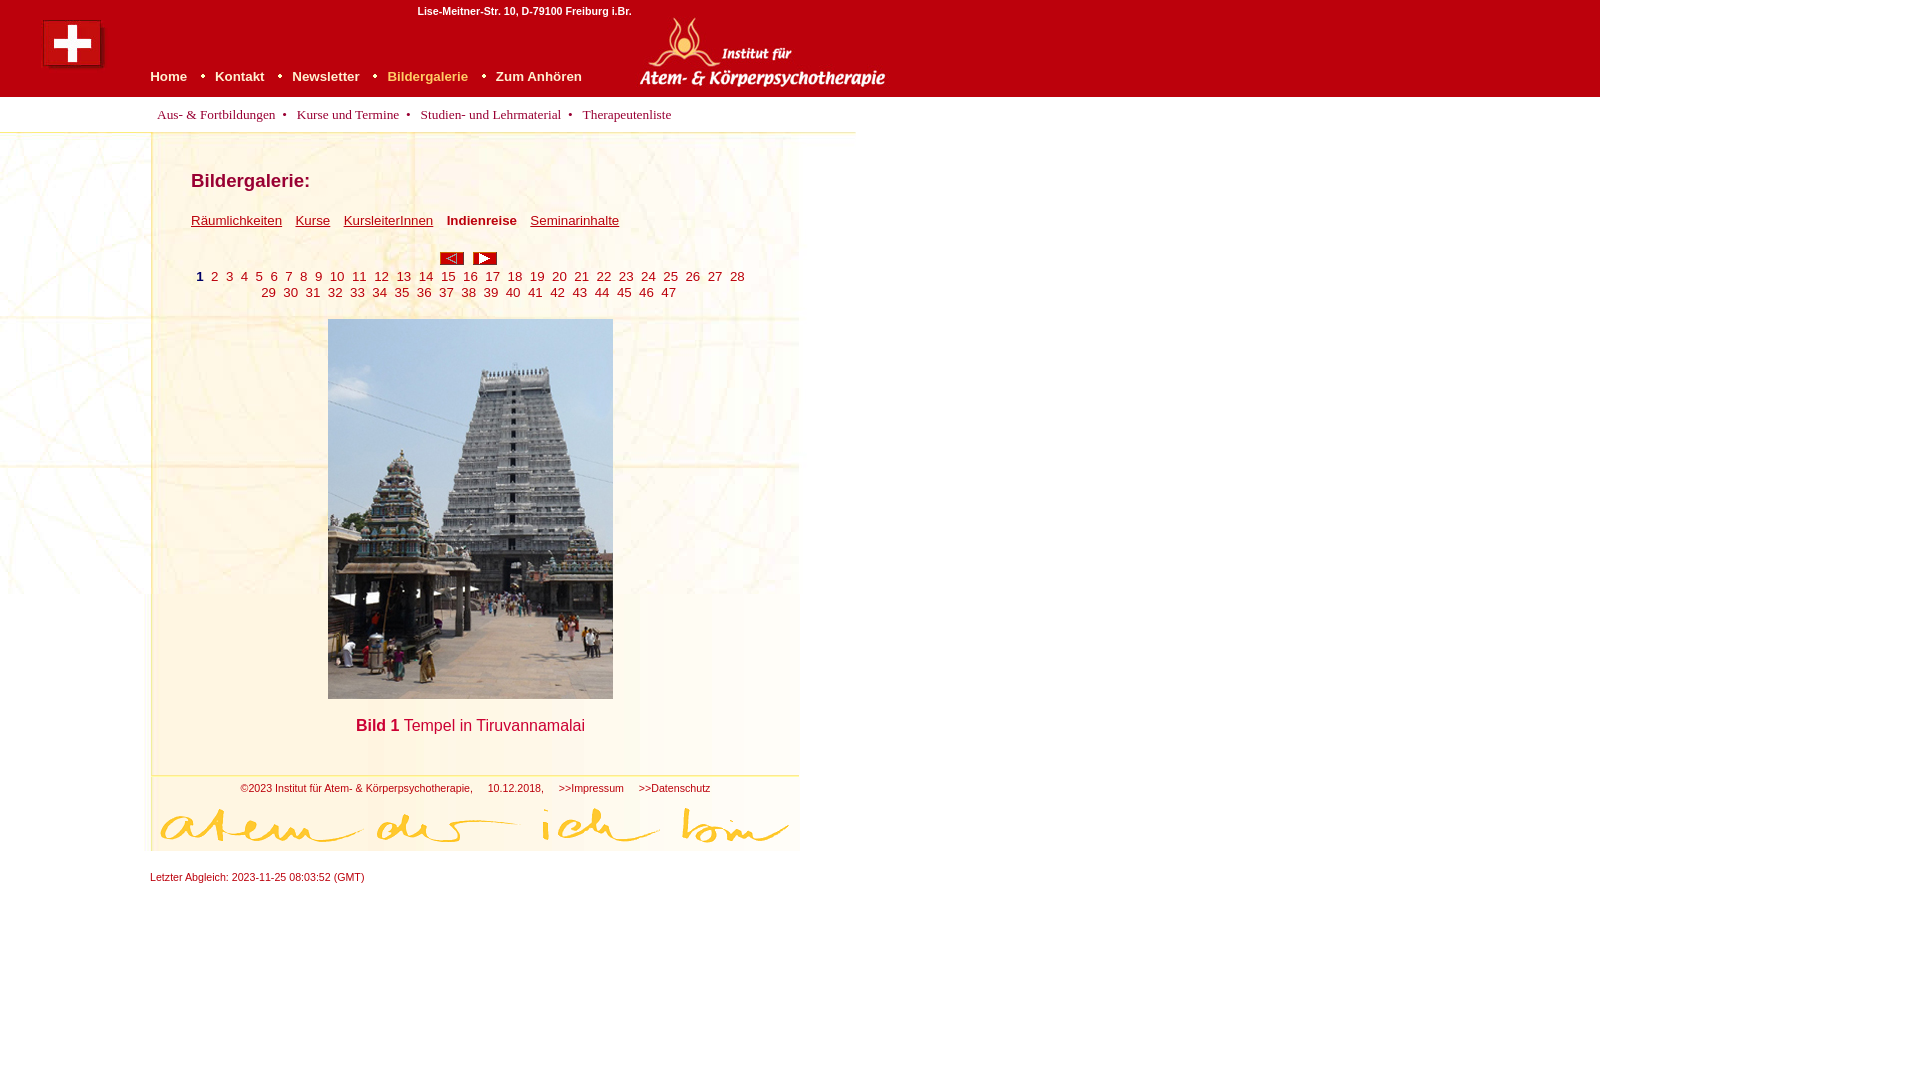 This screenshot has width=1920, height=1080. Describe the element at coordinates (402, 276) in the screenshot. I see `'13'` at that location.